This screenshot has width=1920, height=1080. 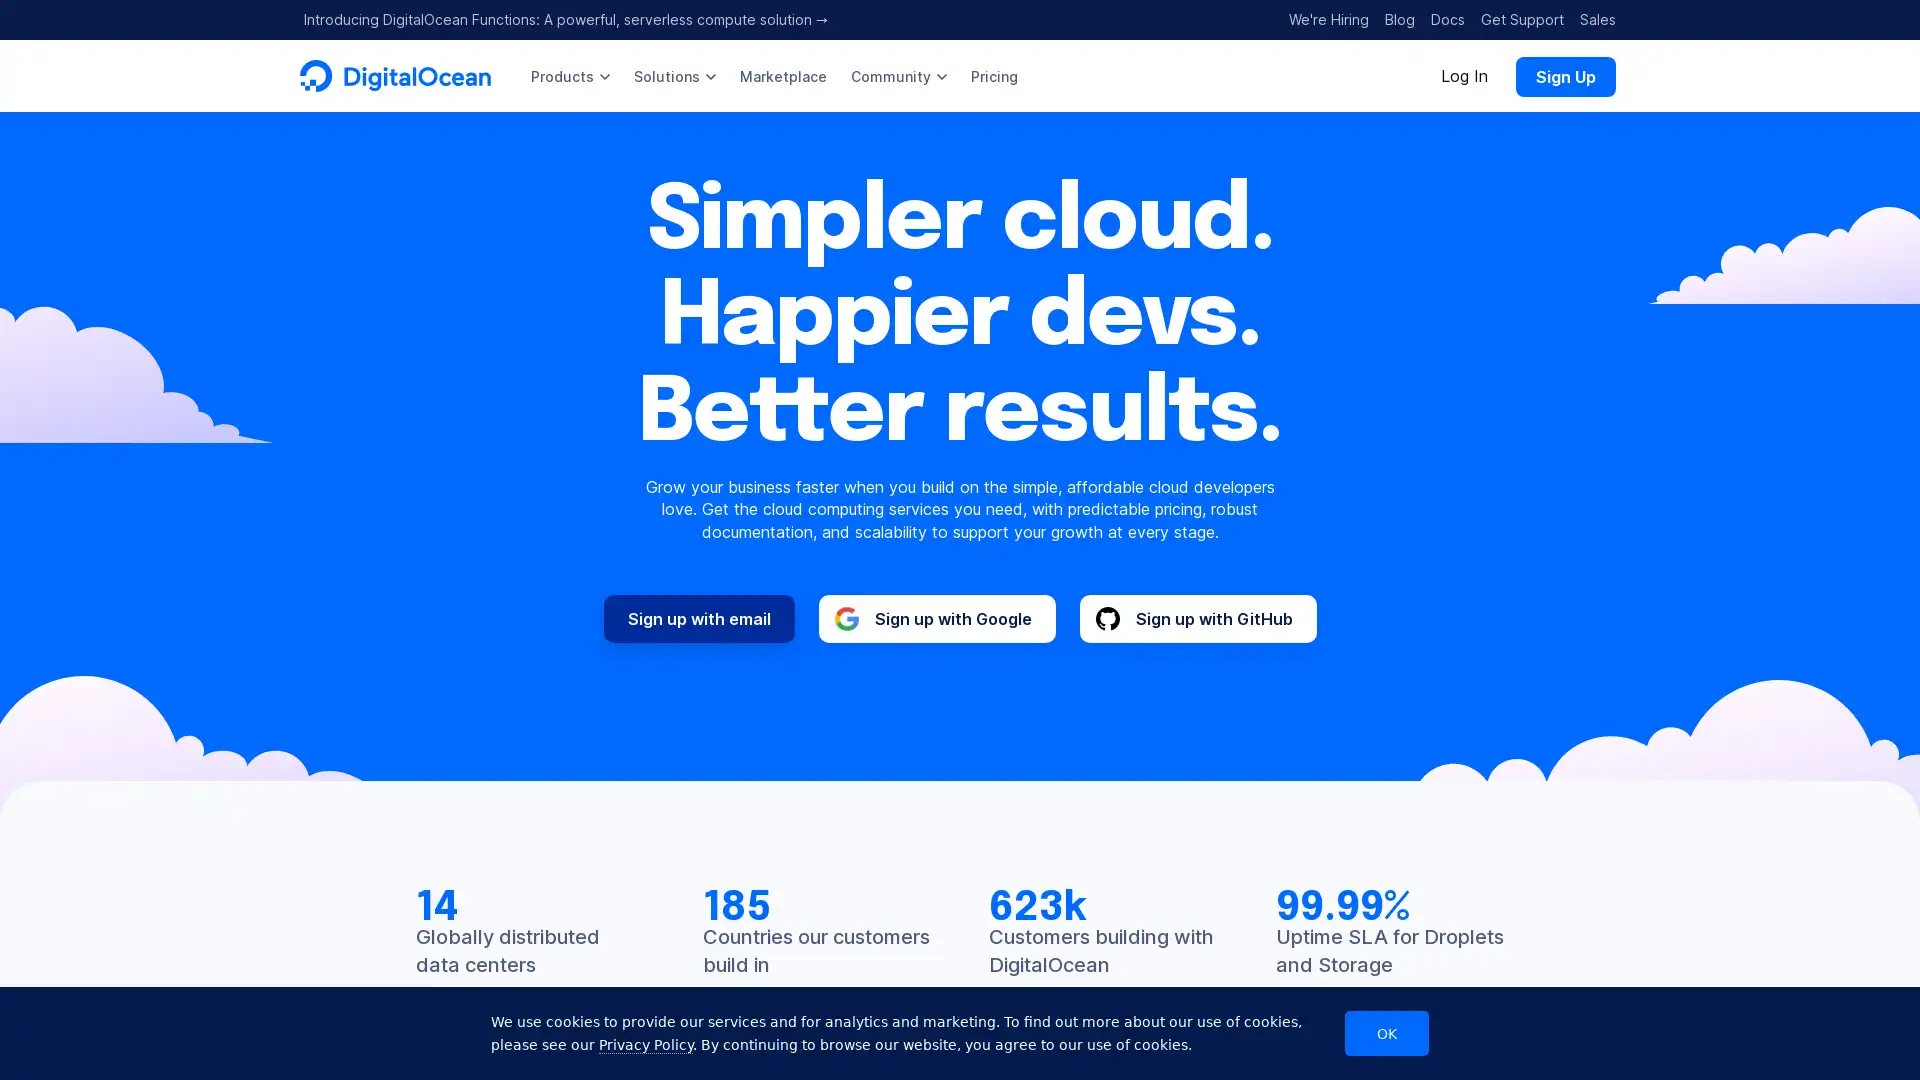 I want to click on Products, so click(x=569, y=75).